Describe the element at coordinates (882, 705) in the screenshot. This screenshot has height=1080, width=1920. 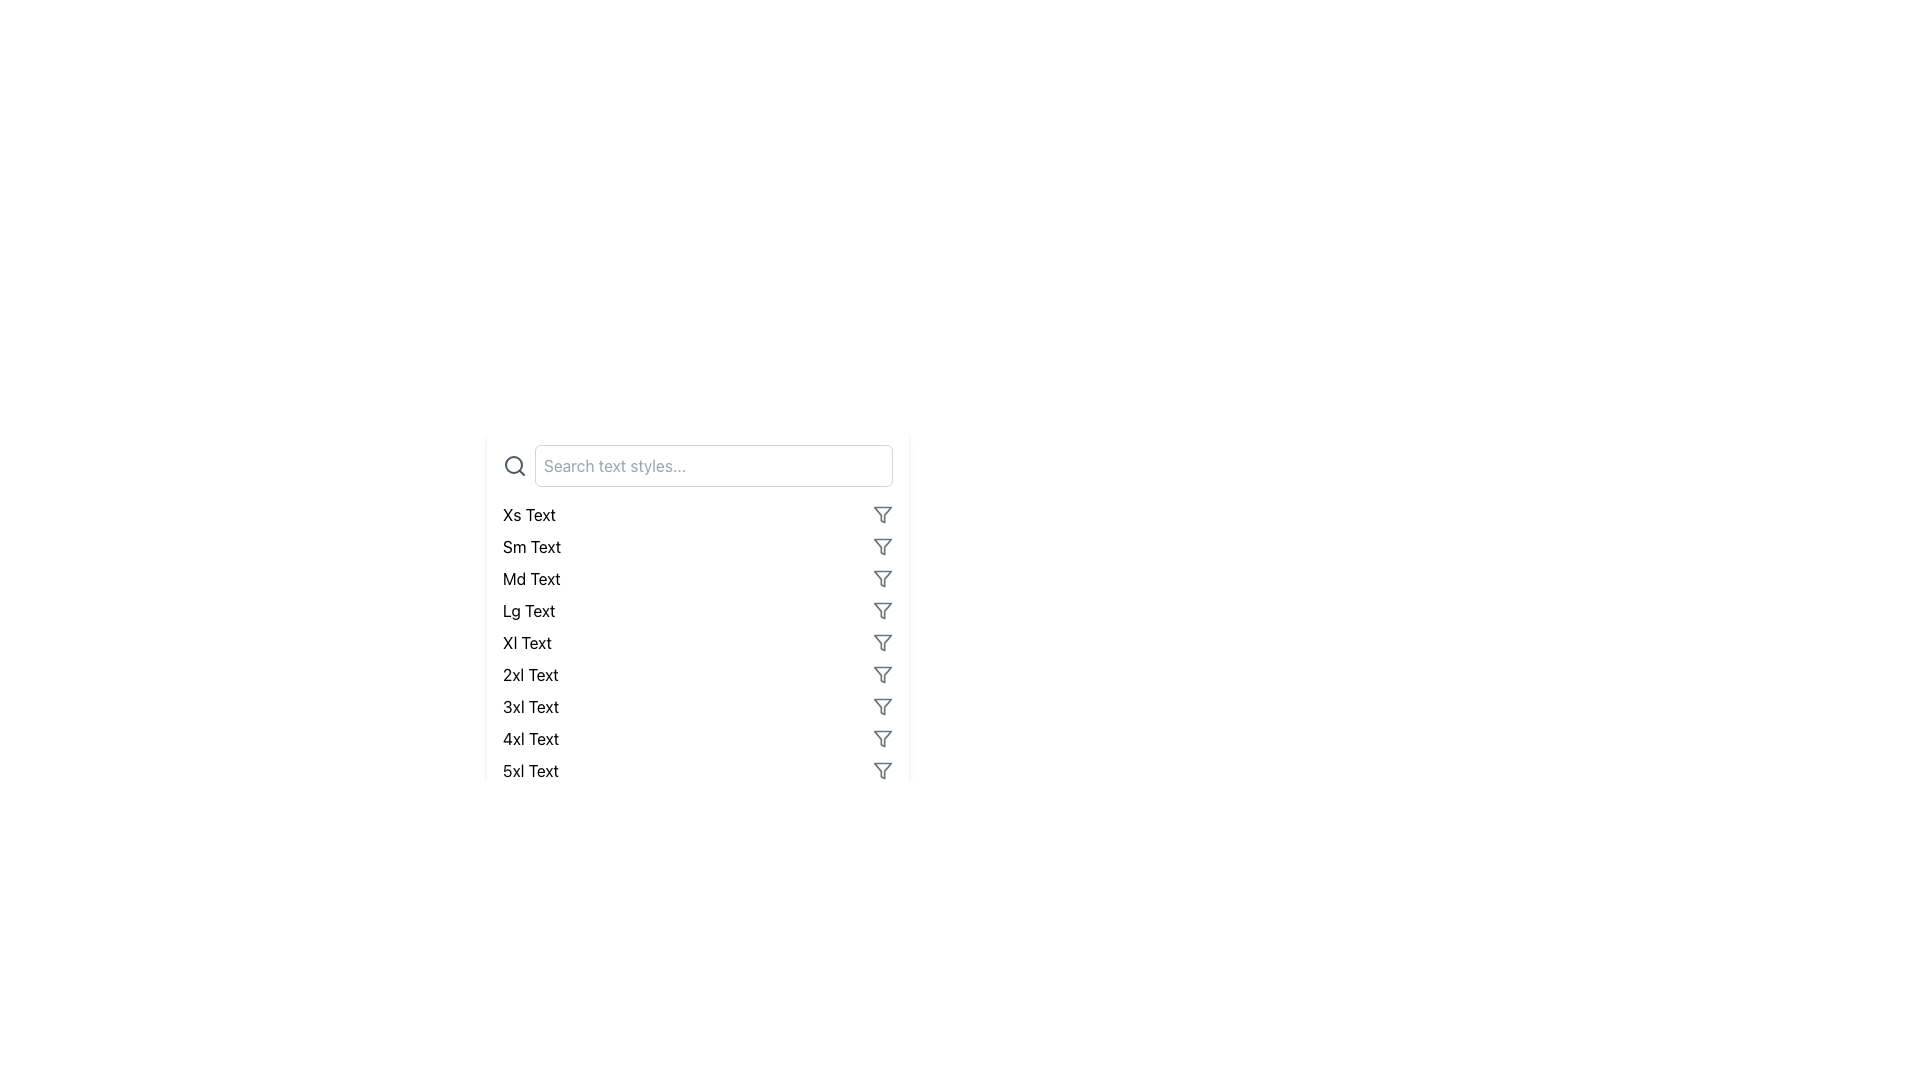
I see `the filter icon shaped like an inverted triangle with a vertical line extending from its bottom tip, located next to the '3xl Text' label, to apply filters` at that location.